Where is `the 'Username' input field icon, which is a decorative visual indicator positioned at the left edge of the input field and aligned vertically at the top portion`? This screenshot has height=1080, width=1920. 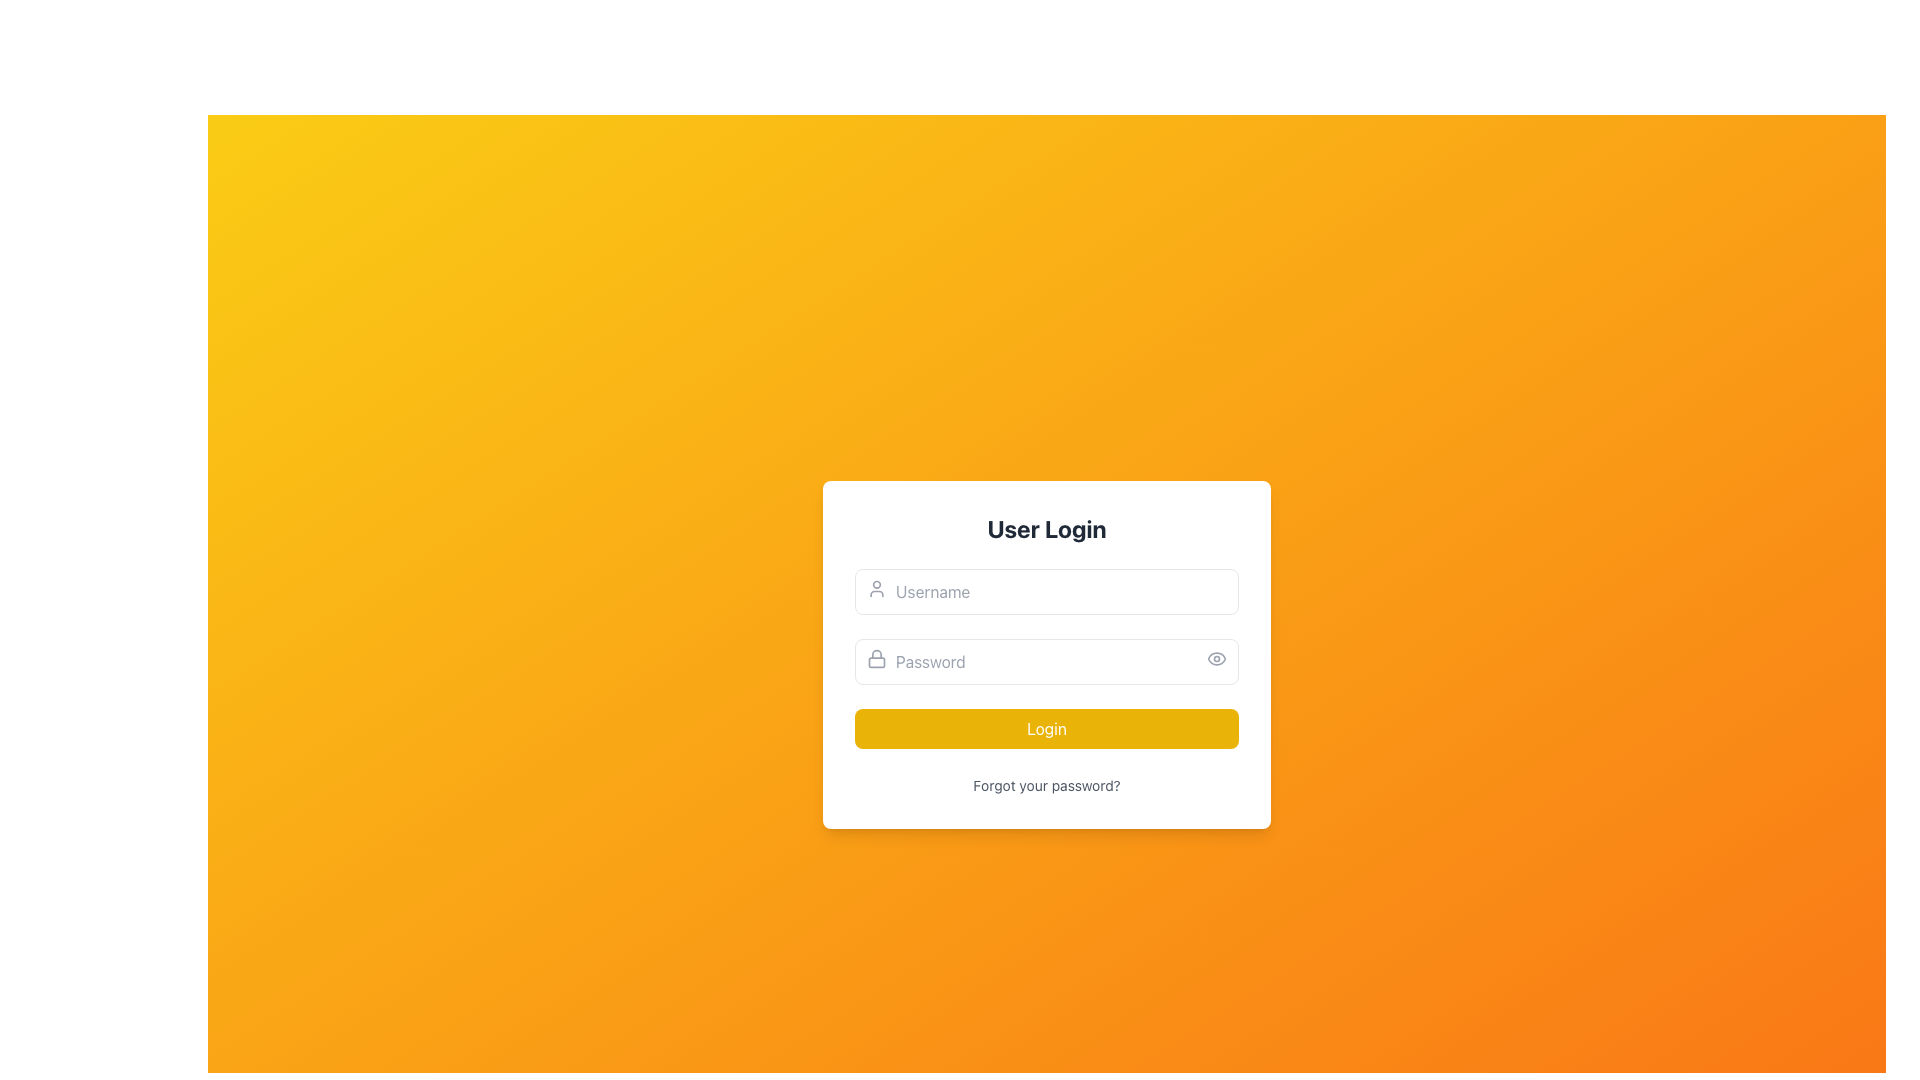 the 'Username' input field icon, which is a decorative visual indicator positioned at the left edge of the input field and aligned vertically at the top portion is located at coordinates (877, 588).